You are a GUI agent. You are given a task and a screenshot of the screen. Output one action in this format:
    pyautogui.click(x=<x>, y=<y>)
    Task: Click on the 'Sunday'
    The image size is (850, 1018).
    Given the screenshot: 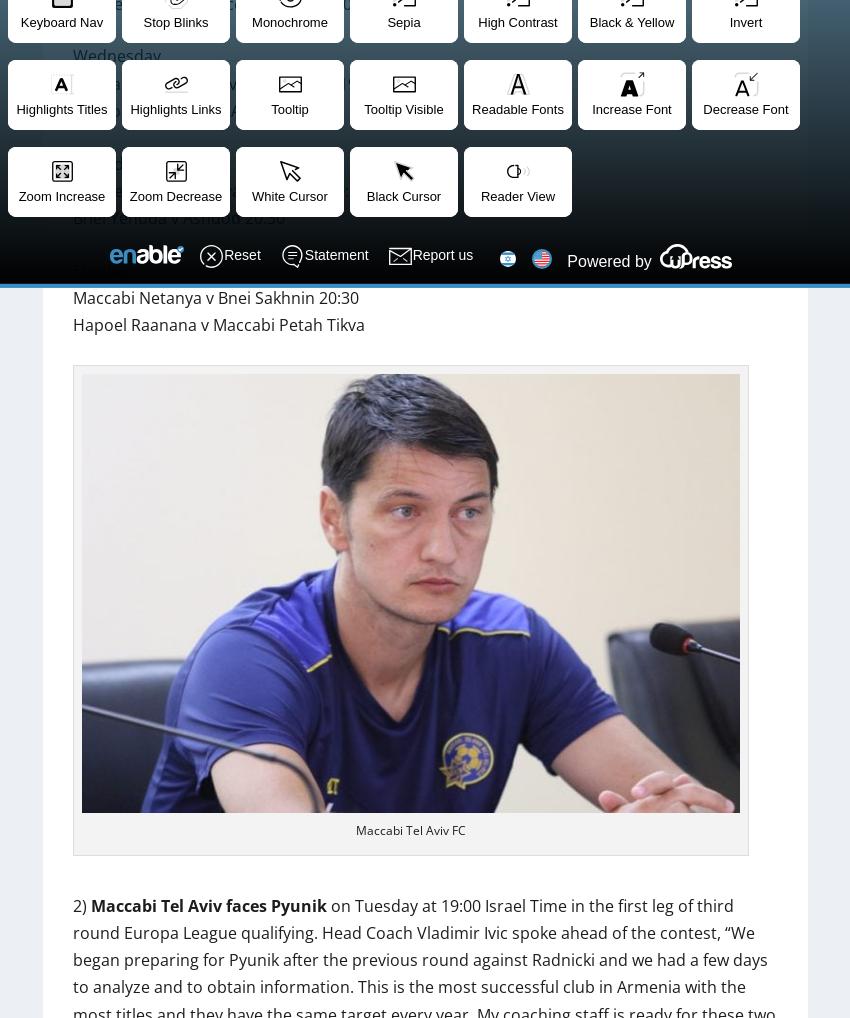 What is the action you would take?
    pyautogui.click(x=98, y=269)
    